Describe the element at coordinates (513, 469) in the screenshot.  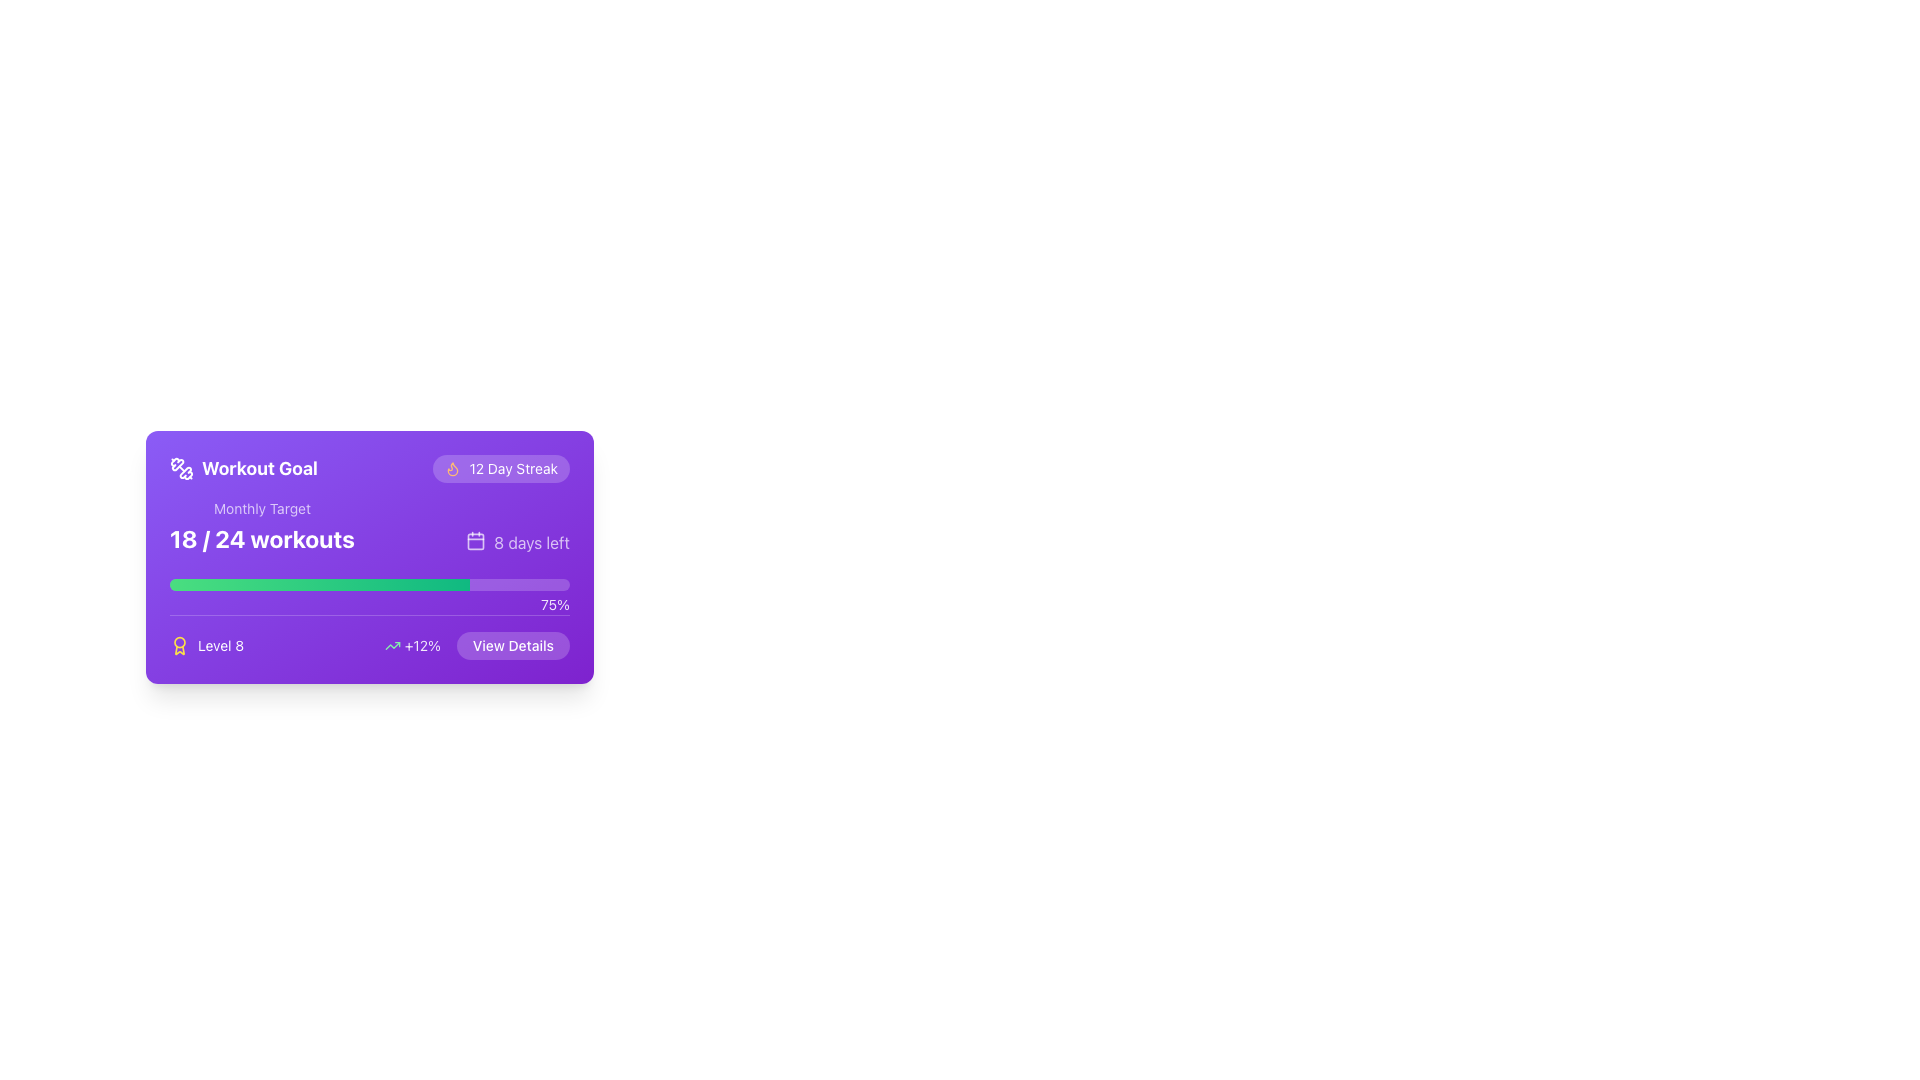
I see `the static text element displaying '12 Day Streak'` at that location.